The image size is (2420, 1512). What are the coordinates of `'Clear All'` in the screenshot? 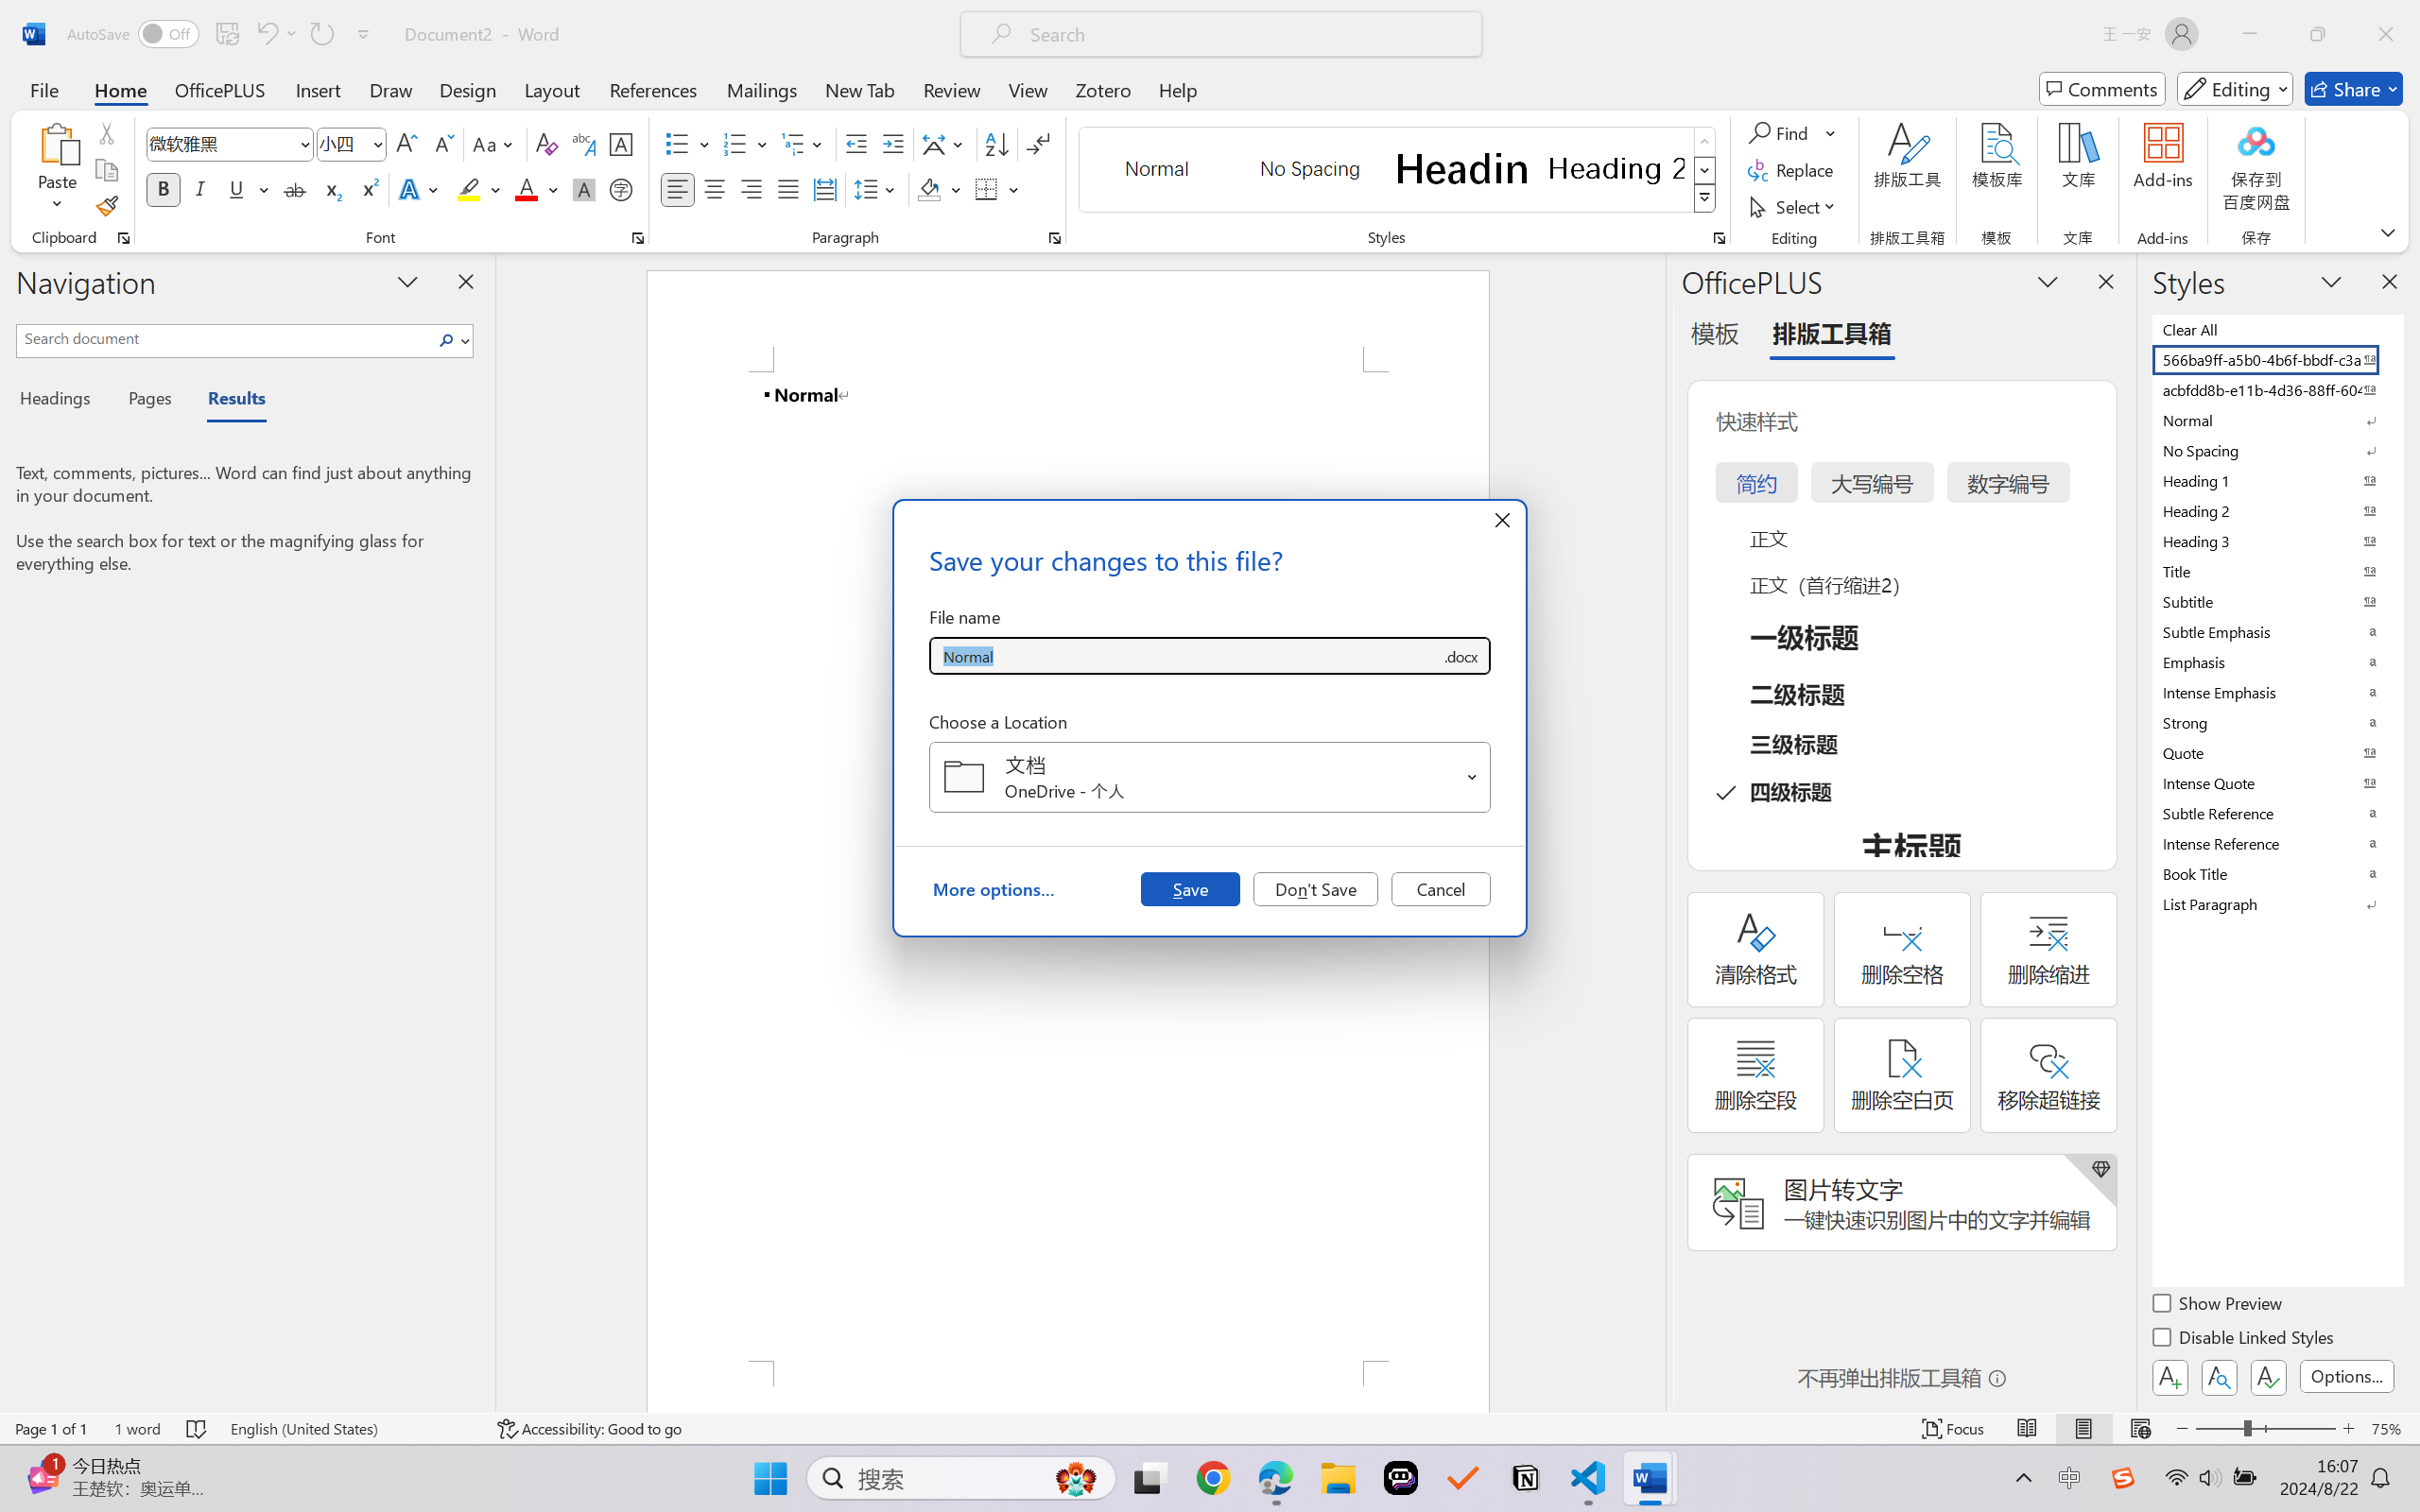 It's located at (2275, 328).